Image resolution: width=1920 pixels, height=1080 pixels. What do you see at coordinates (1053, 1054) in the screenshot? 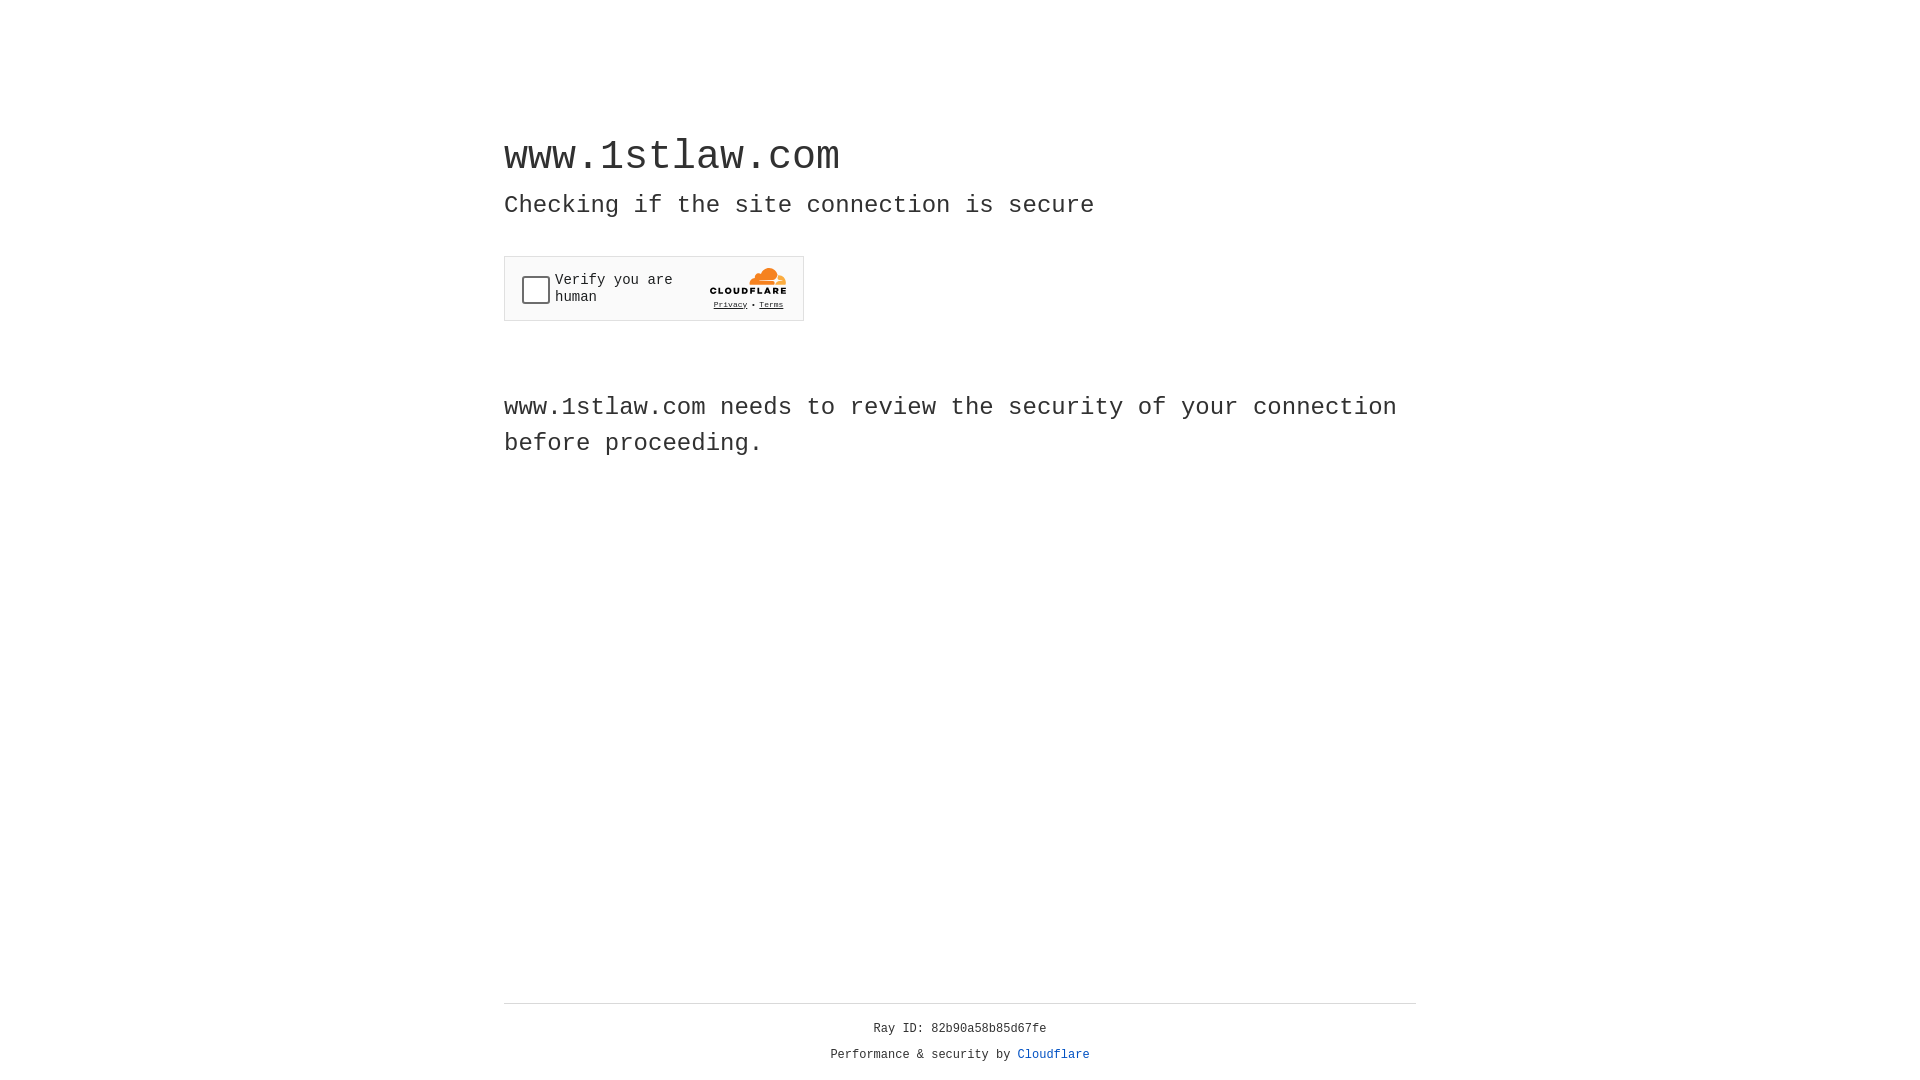
I see `'Cloudflare'` at bounding box center [1053, 1054].